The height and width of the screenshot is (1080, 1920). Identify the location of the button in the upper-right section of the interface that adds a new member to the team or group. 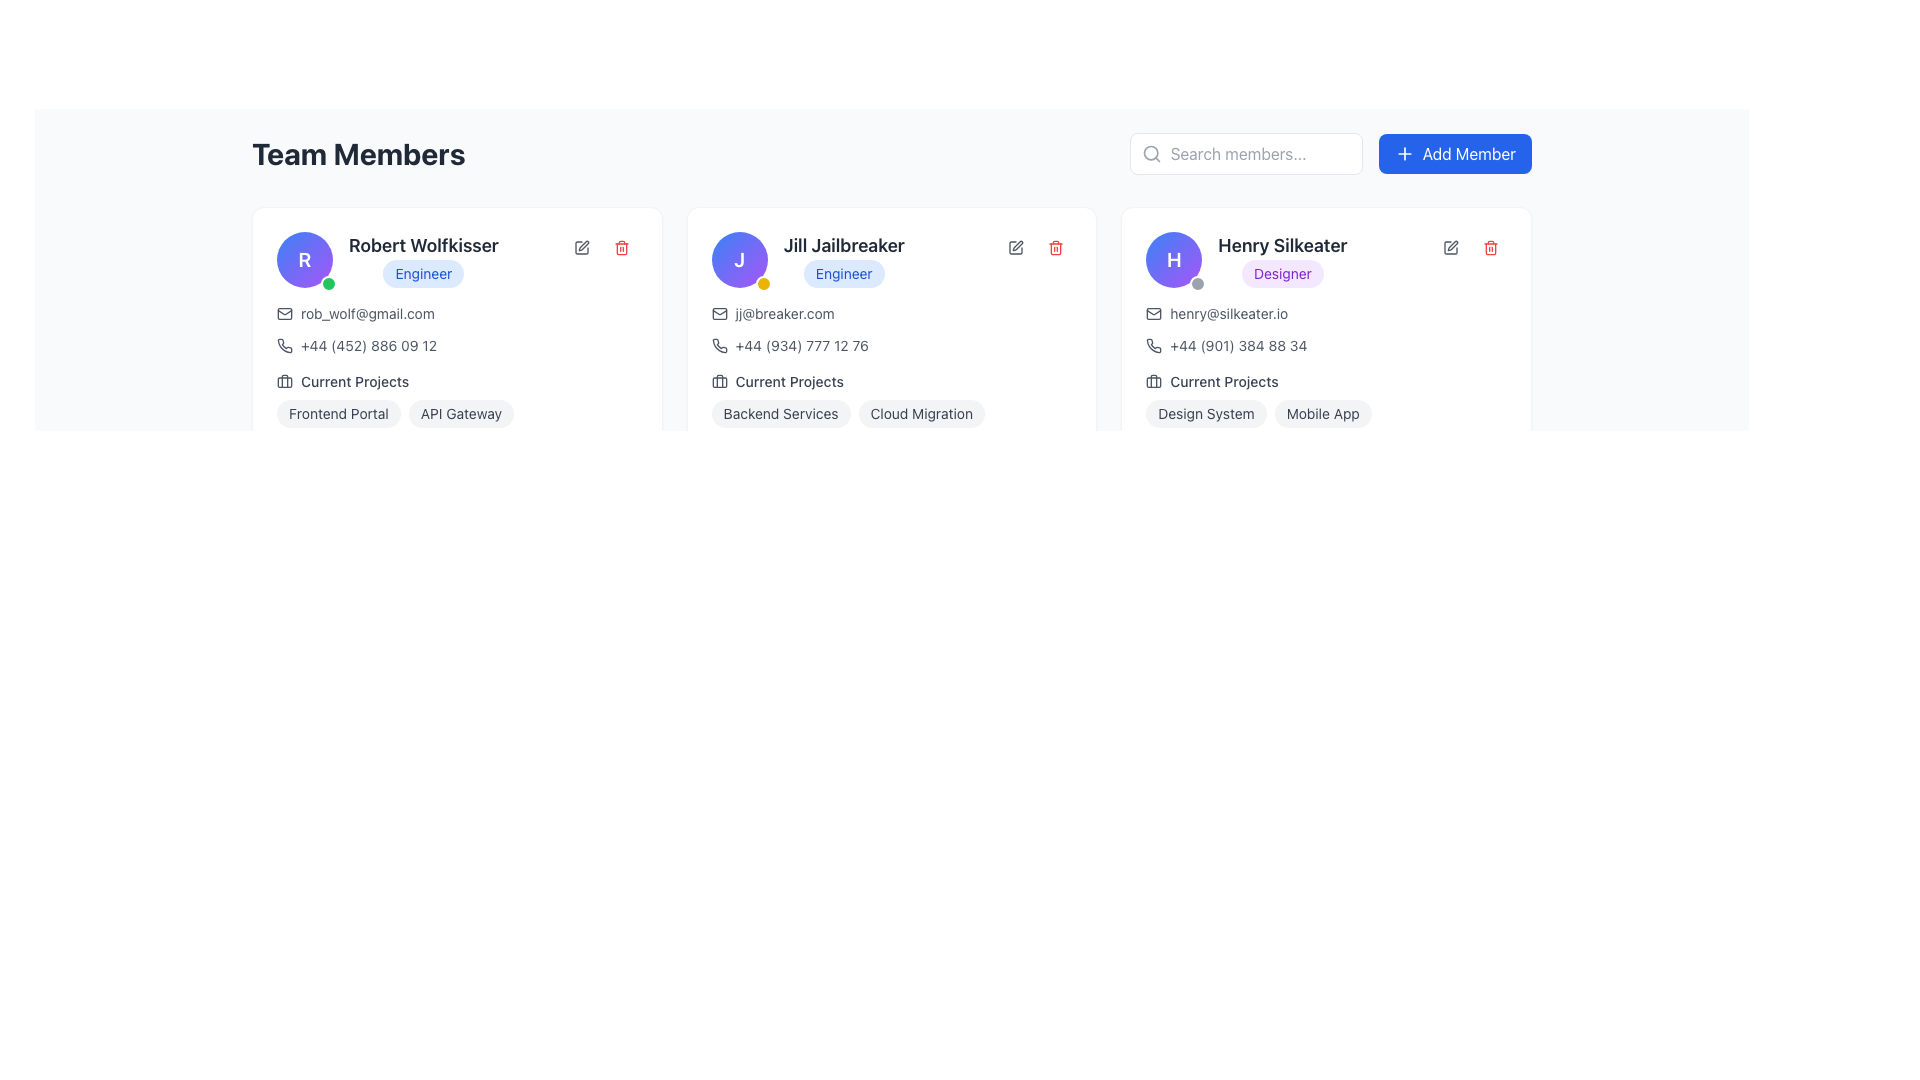
(1455, 153).